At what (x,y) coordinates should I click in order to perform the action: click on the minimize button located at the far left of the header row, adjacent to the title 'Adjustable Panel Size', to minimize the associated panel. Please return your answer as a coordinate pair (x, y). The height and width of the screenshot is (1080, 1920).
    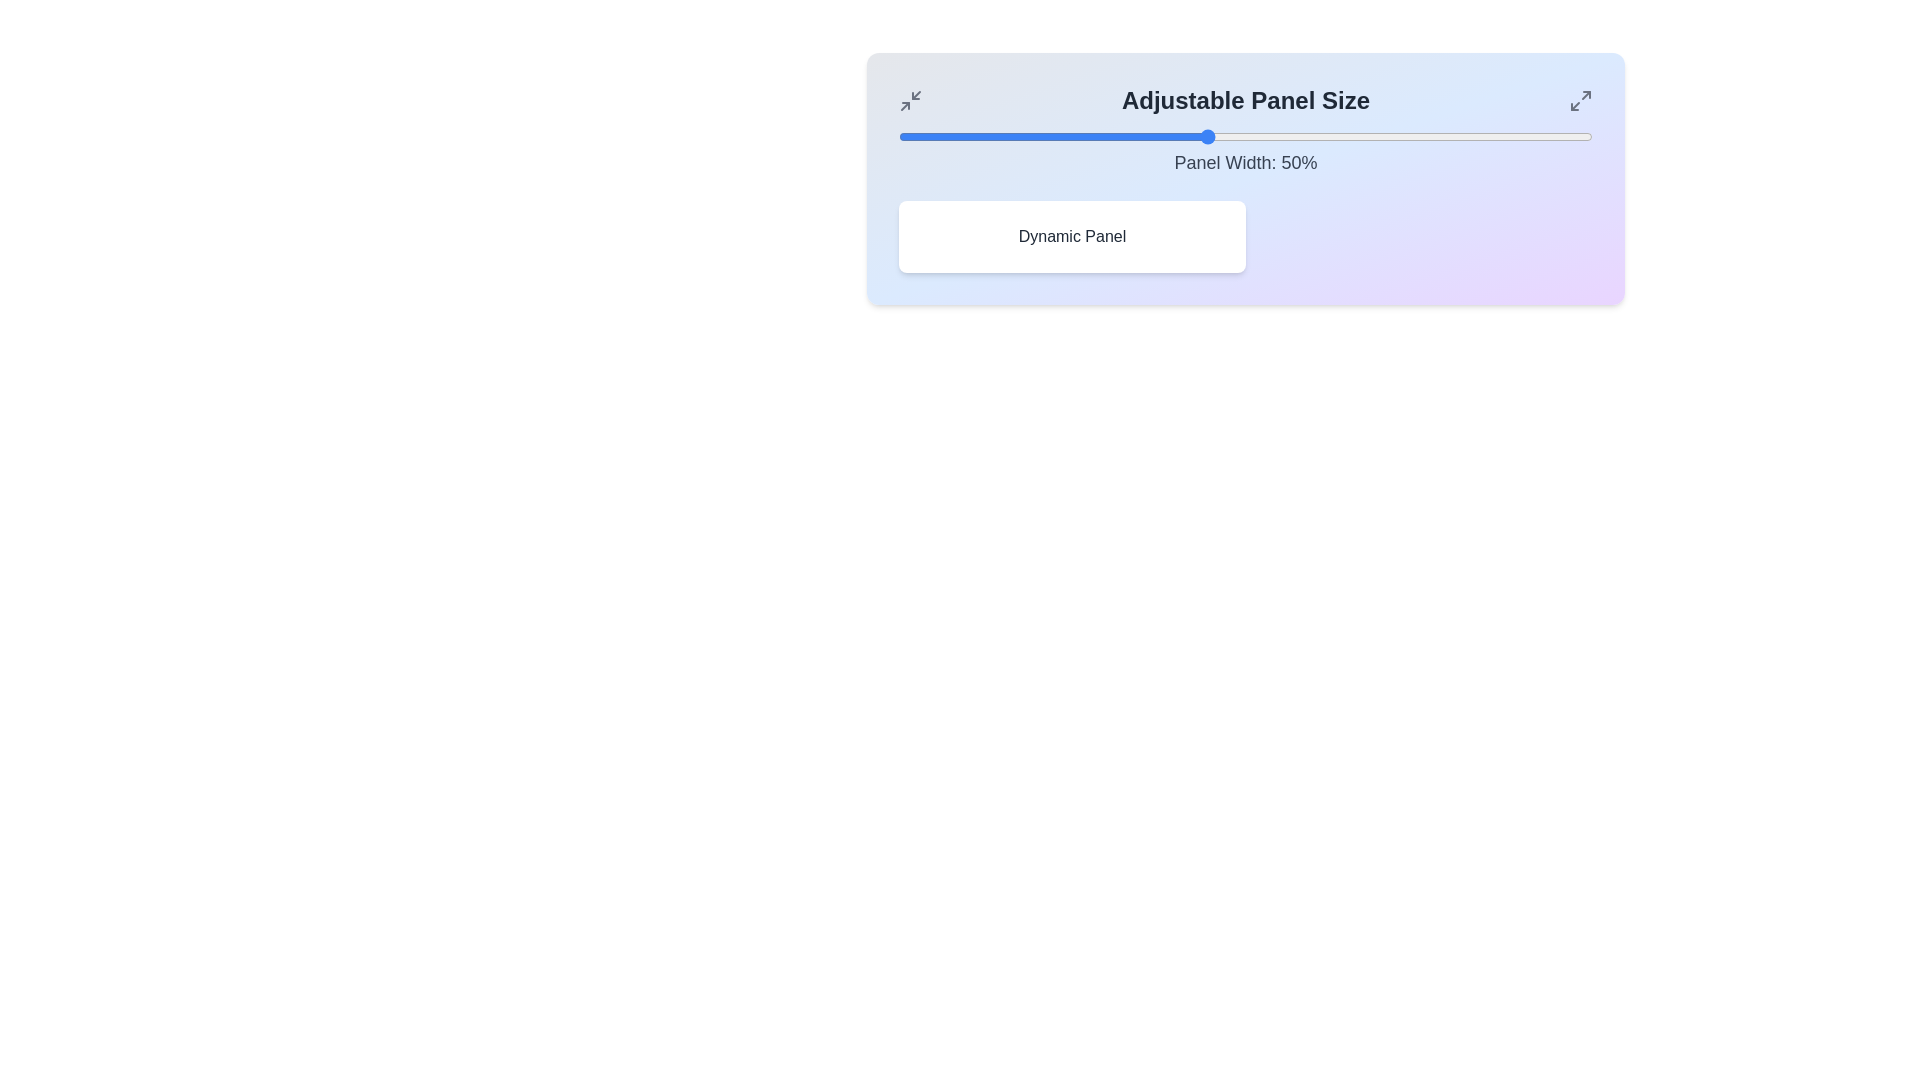
    Looking at the image, I should click on (910, 100).